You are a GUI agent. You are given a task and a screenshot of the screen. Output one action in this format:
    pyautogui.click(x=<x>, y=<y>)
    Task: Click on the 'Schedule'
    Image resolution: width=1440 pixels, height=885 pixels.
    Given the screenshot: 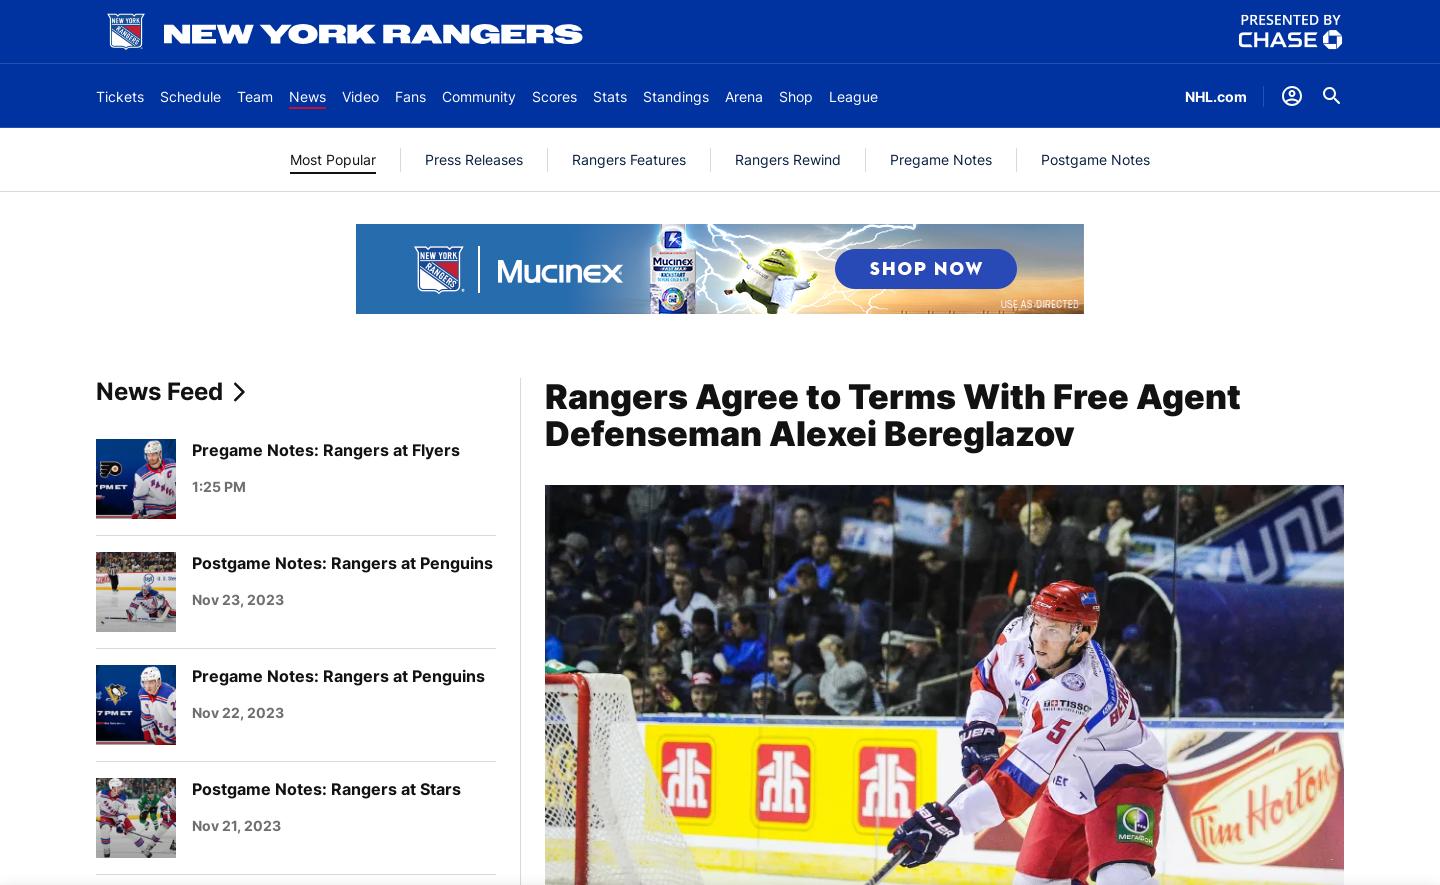 What is the action you would take?
    pyautogui.click(x=158, y=95)
    